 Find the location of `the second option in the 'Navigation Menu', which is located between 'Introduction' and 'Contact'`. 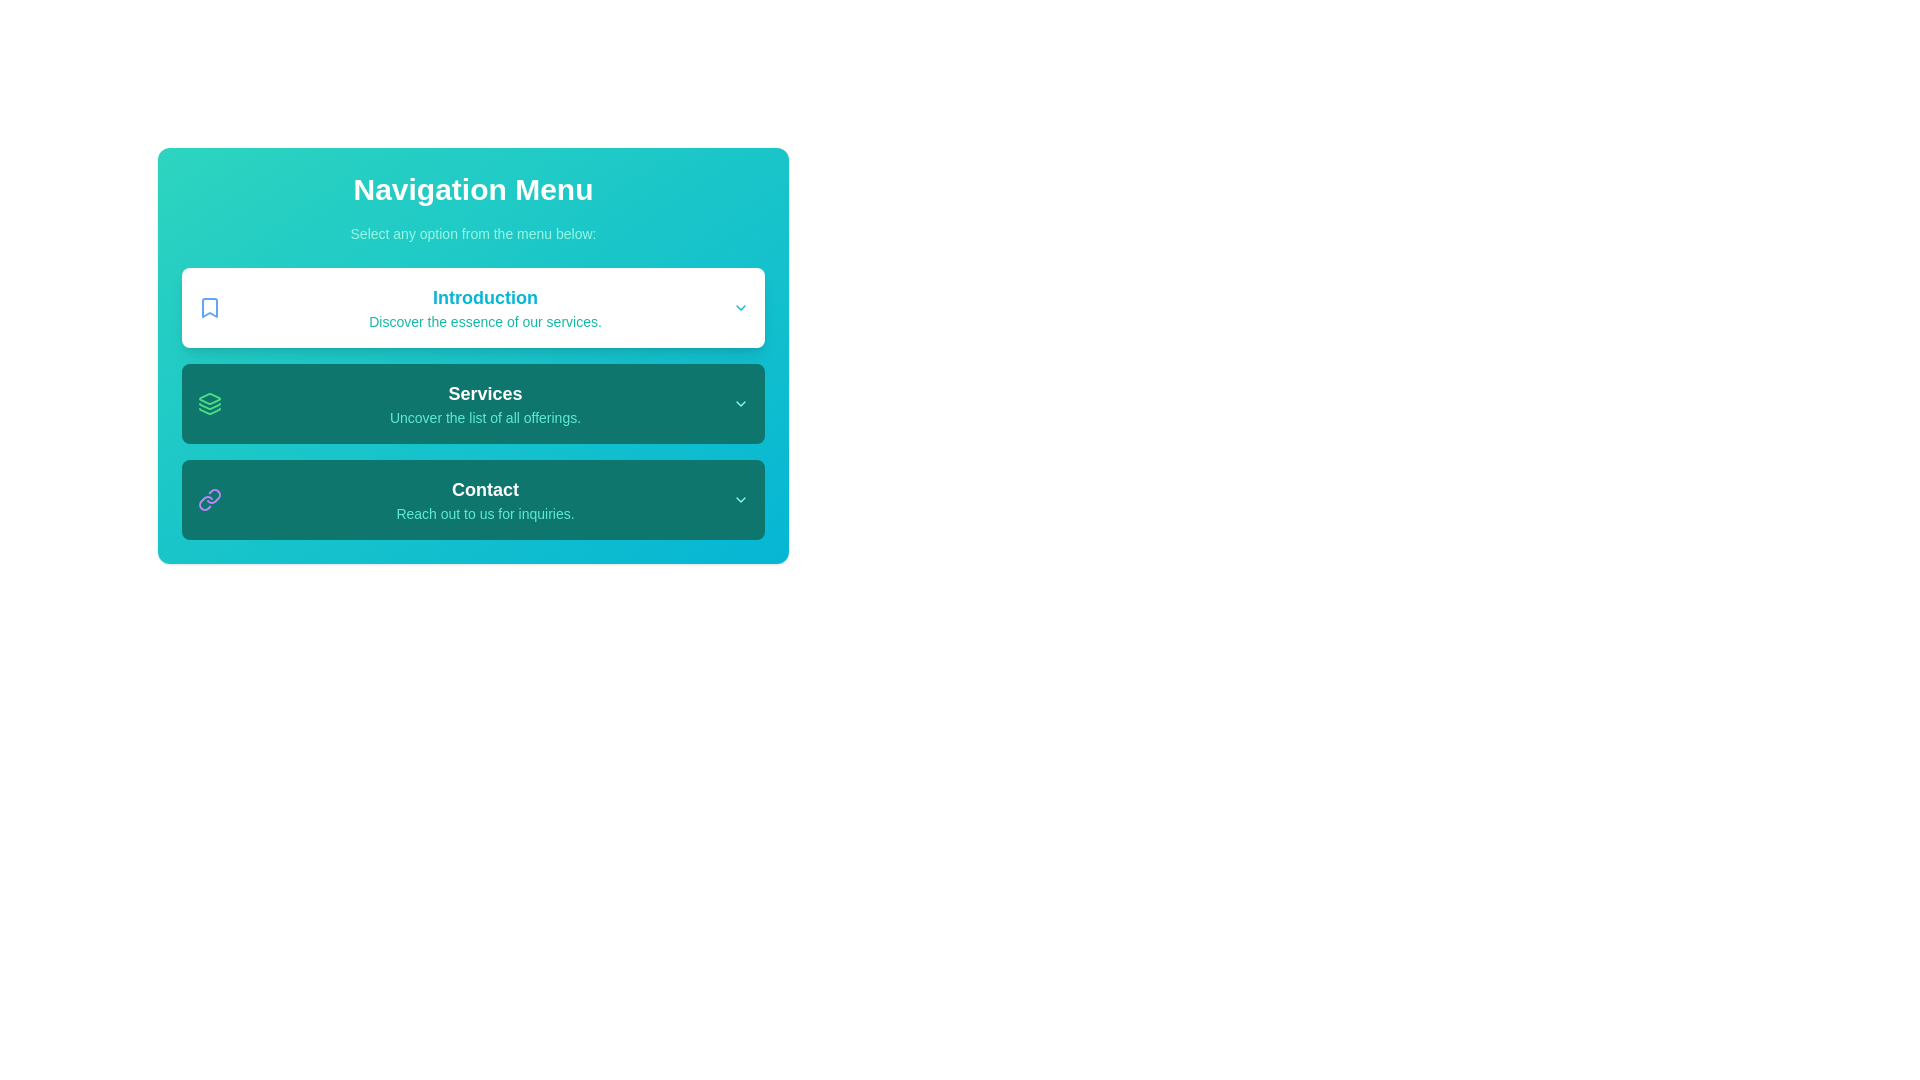

the second option in the 'Navigation Menu', which is located between 'Introduction' and 'Contact' is located at coordinates (472, 404).